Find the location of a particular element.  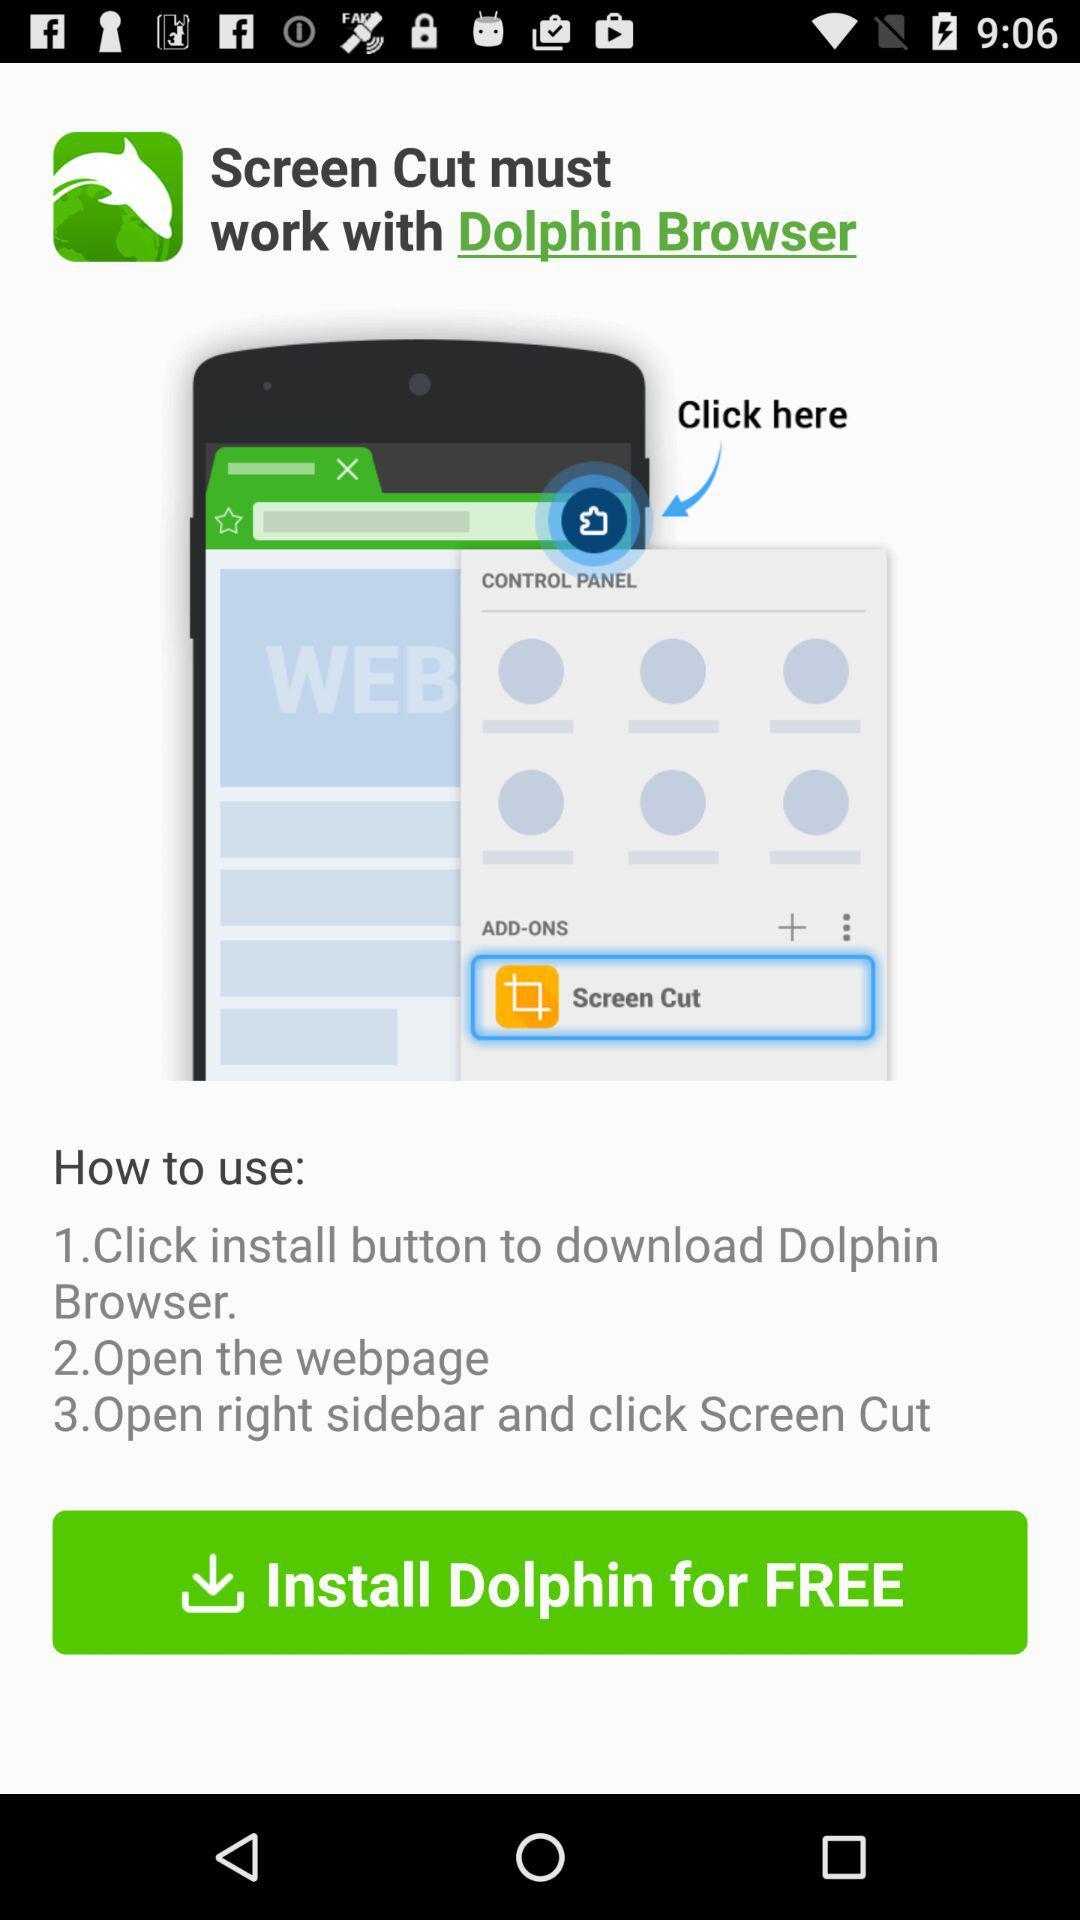

the icon at the top left corner is located at coordinates (118, 196).